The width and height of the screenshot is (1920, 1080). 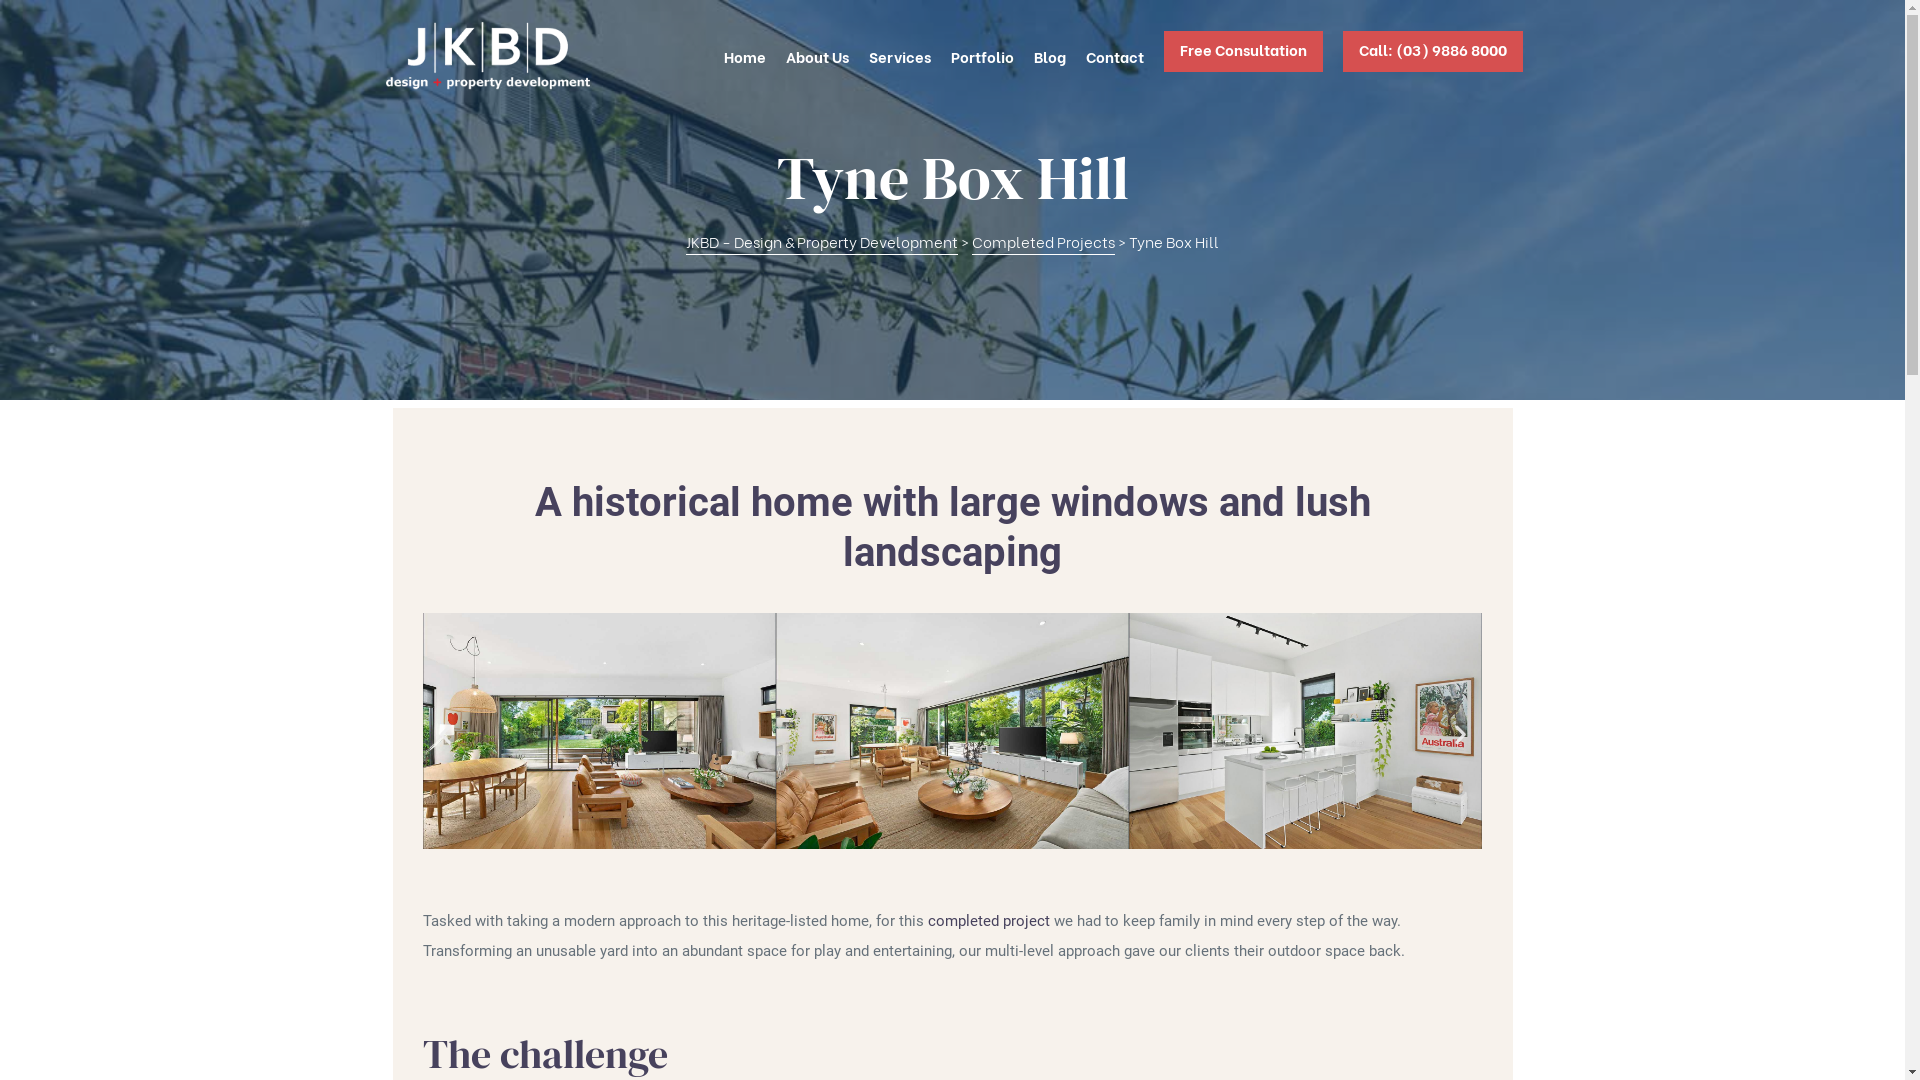 What do you see at coordinates (817, 55) in the screenshot?
I see `'About Us'` at bounding box center [817, 55].